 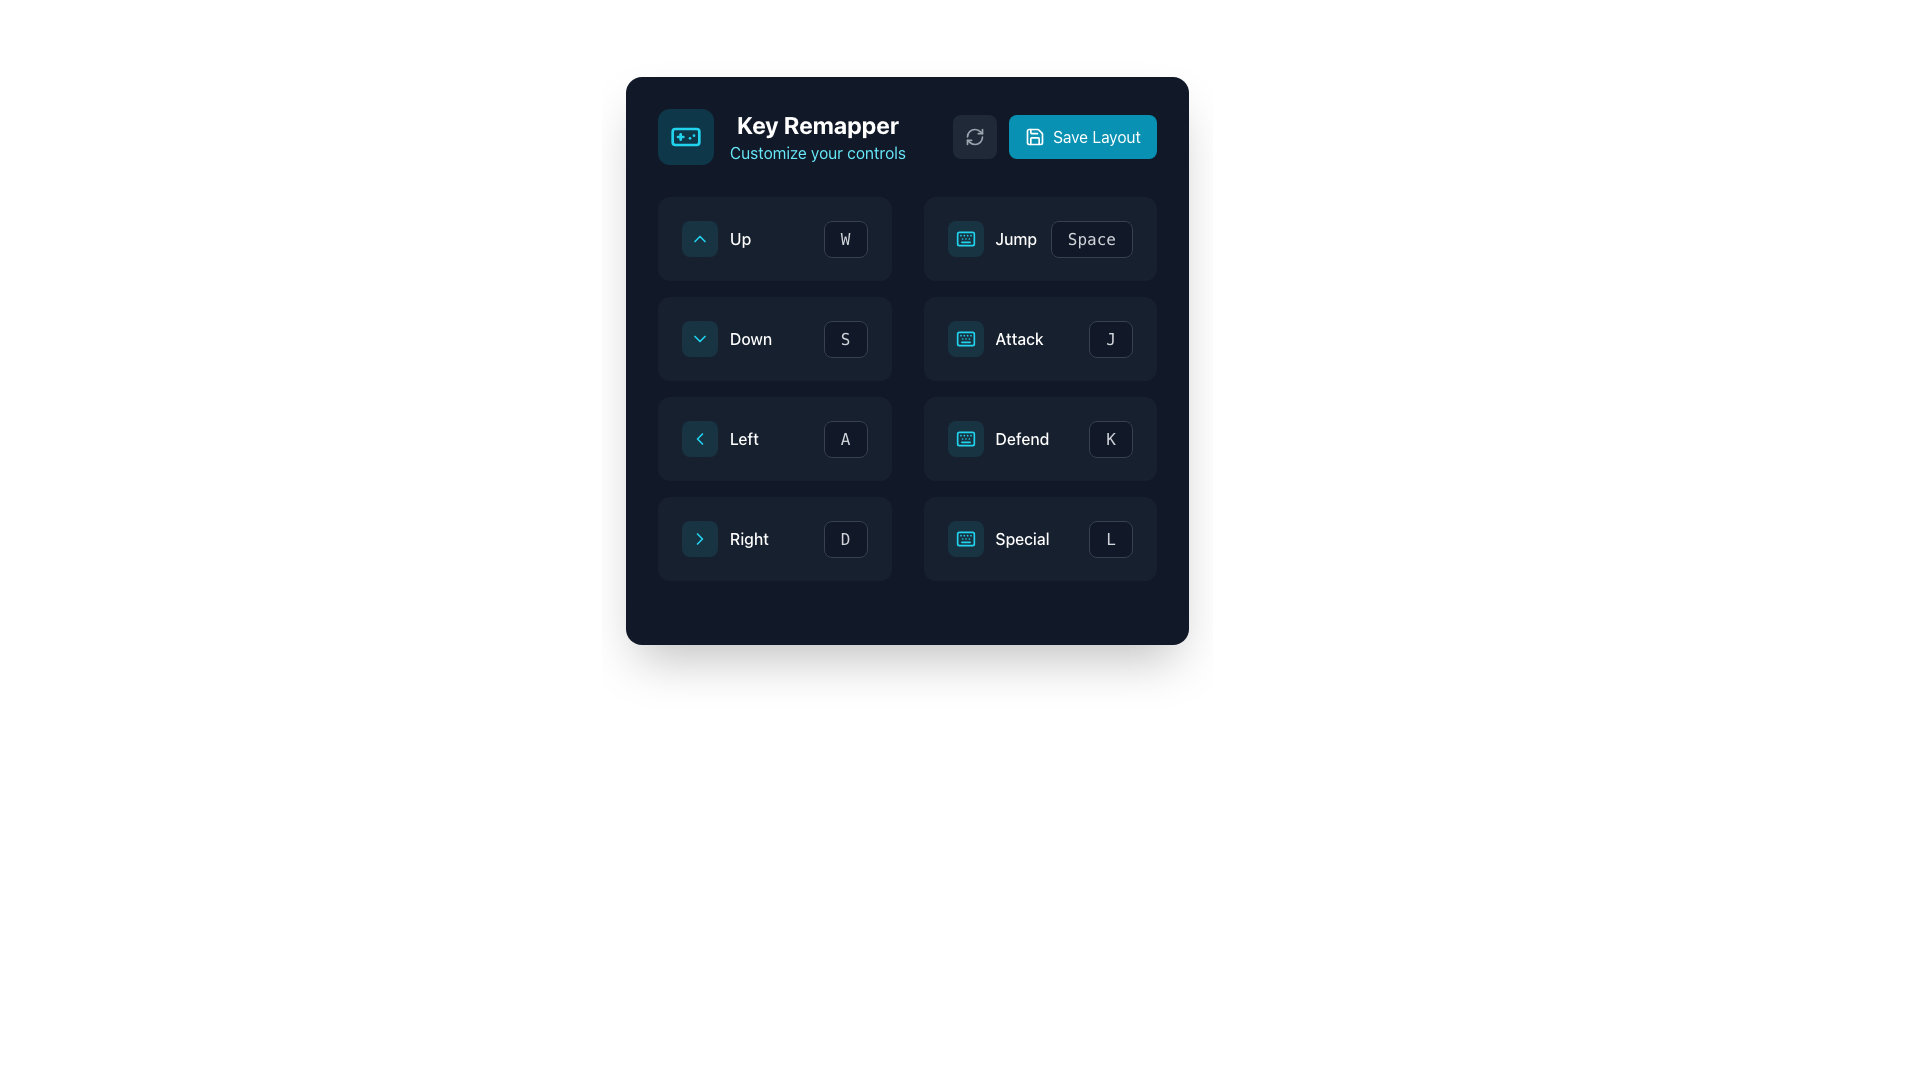 I want to click on the 'Jump' action button, which is represented by a keyboard icon, located in the top-right section of the control mapping interface for visual feedback, so click(x=992, y=238).